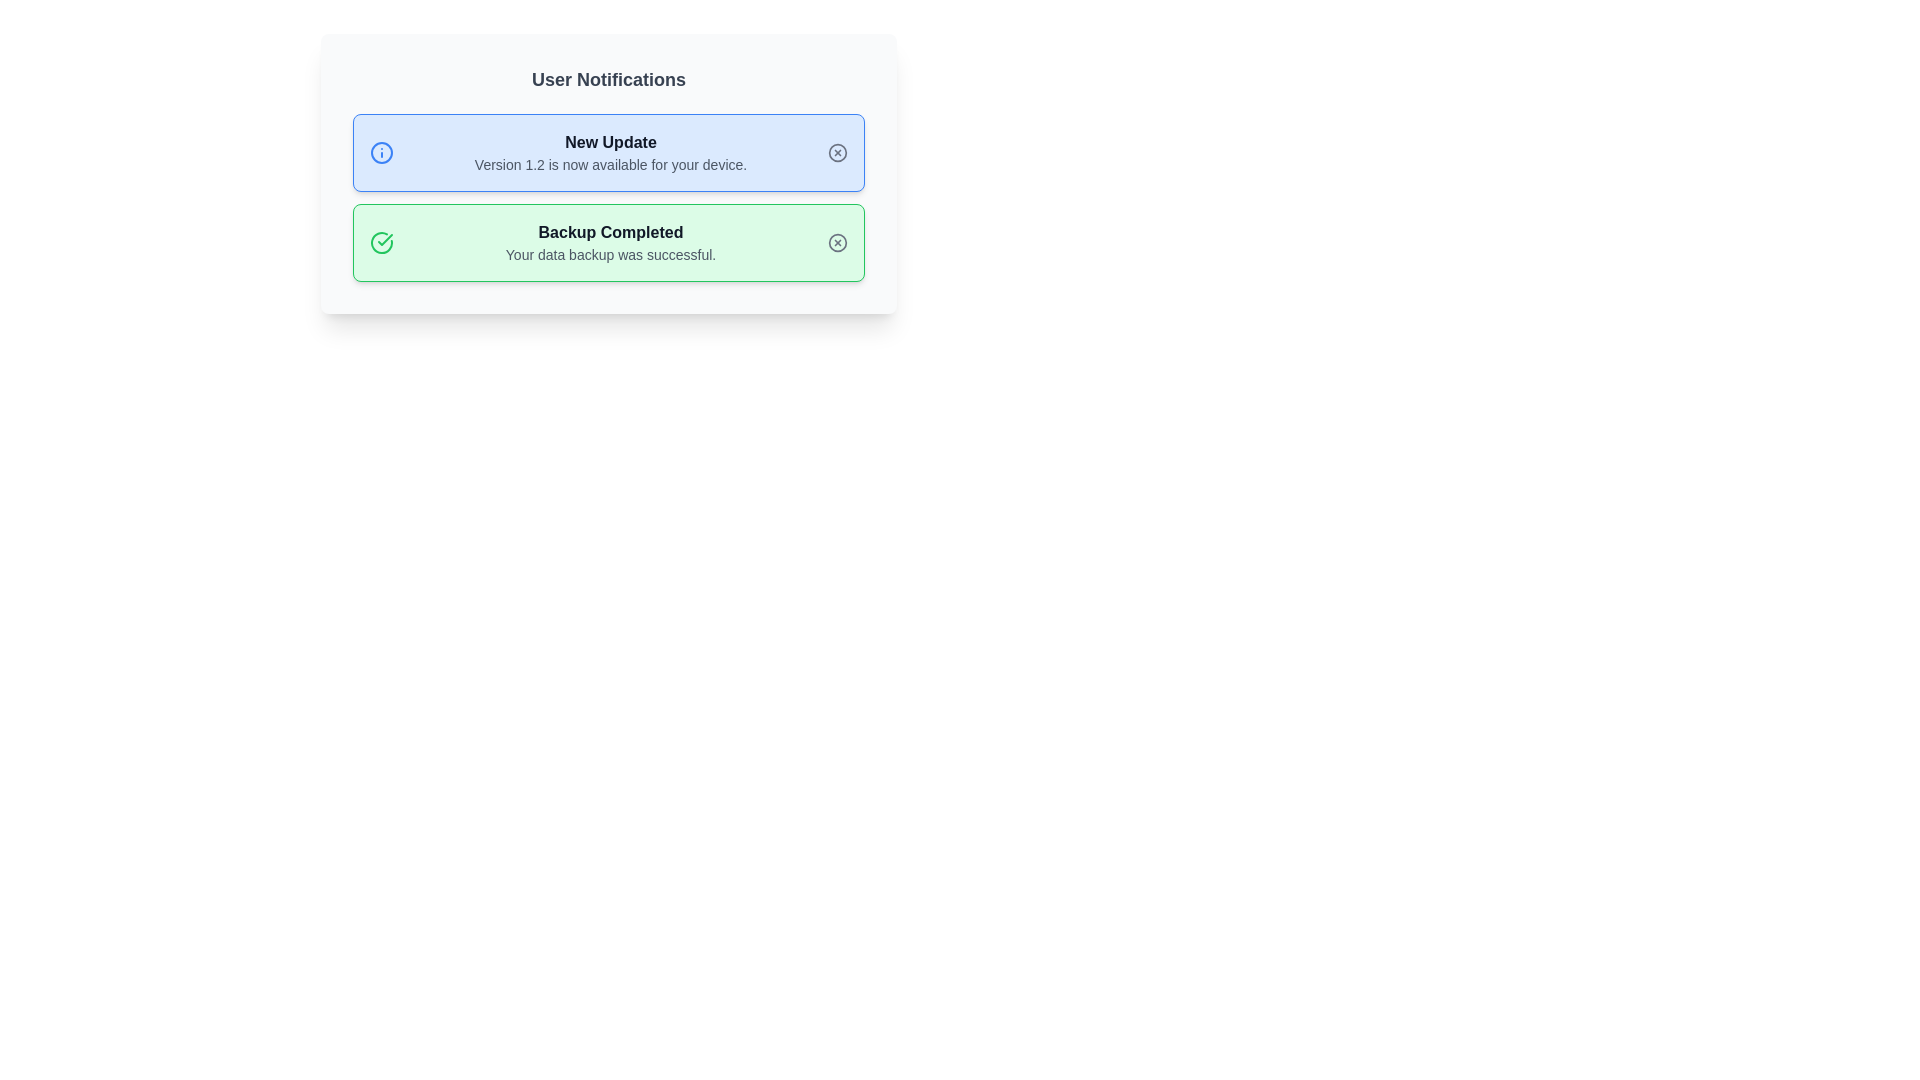 This screenshot has height=1080, width=1920. What do you see at coordinates (608, 79) in the screenshot?
I see `the Text header element that serves as a title for user notifications, positioned above the sections 'New Update' and 'Backup Completed'` at bounding box center [608, 79].